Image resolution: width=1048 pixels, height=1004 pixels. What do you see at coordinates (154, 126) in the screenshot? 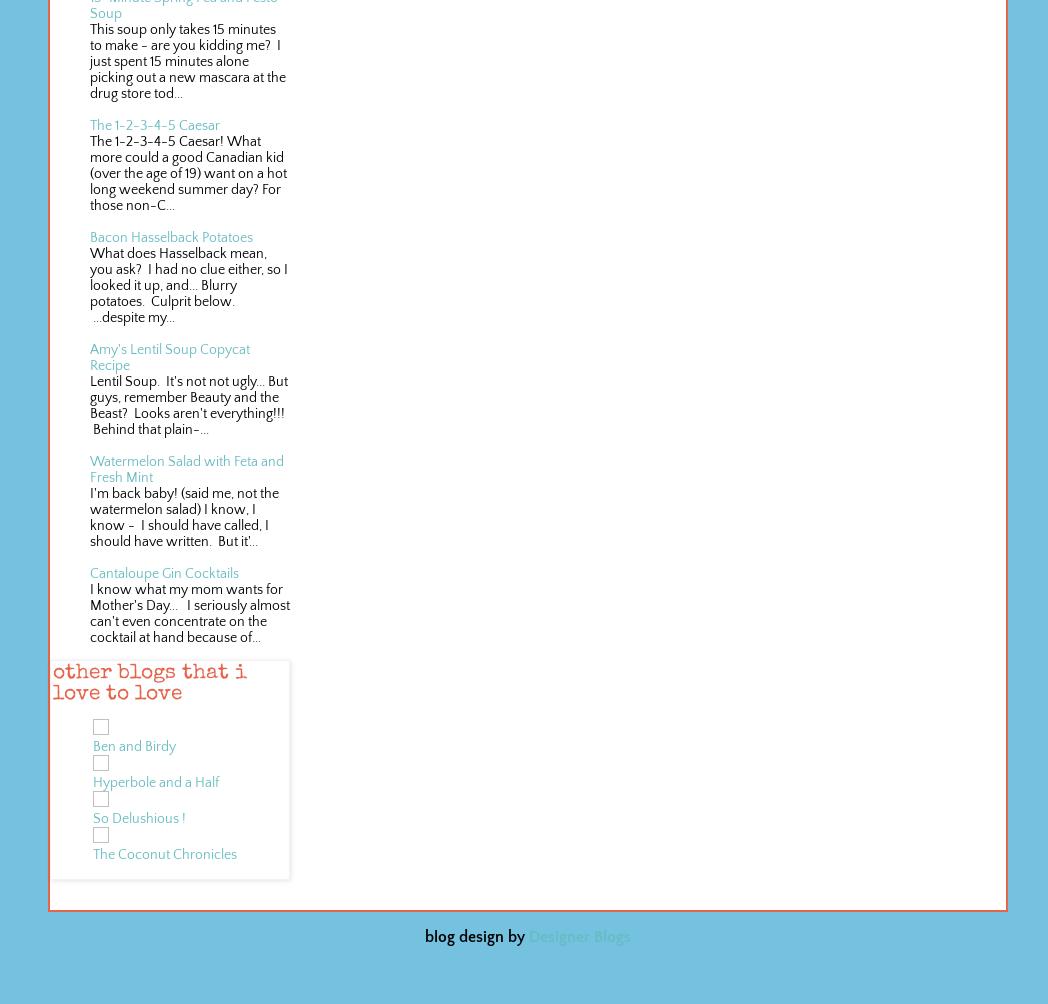
I see `'The 1-2-3-4-5 Caesar'` at bounding box center [154, 126].